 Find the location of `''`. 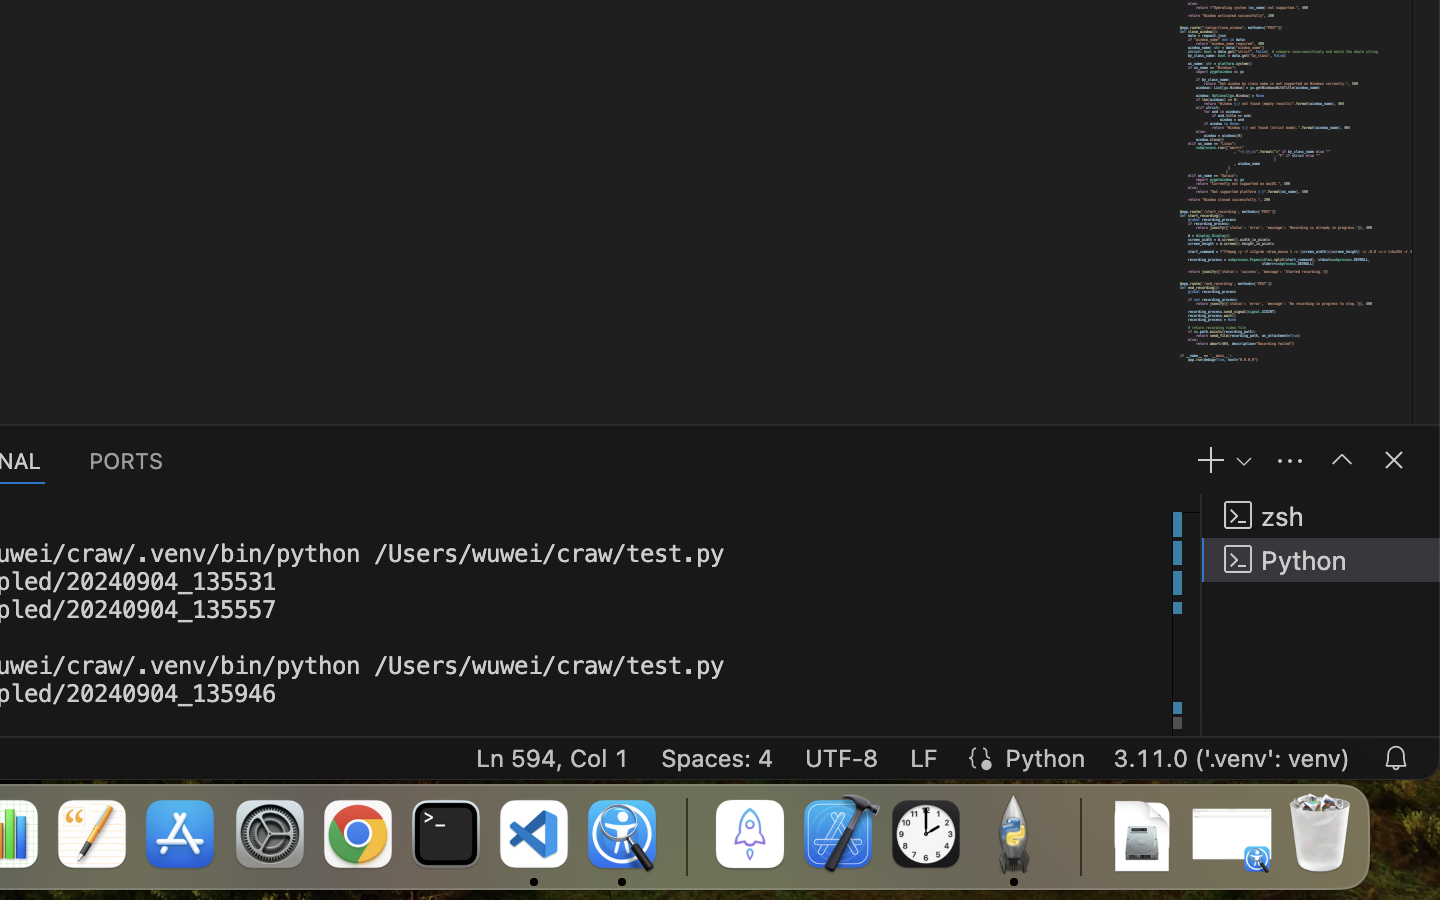

'' is located at coordinates (1394, 458).